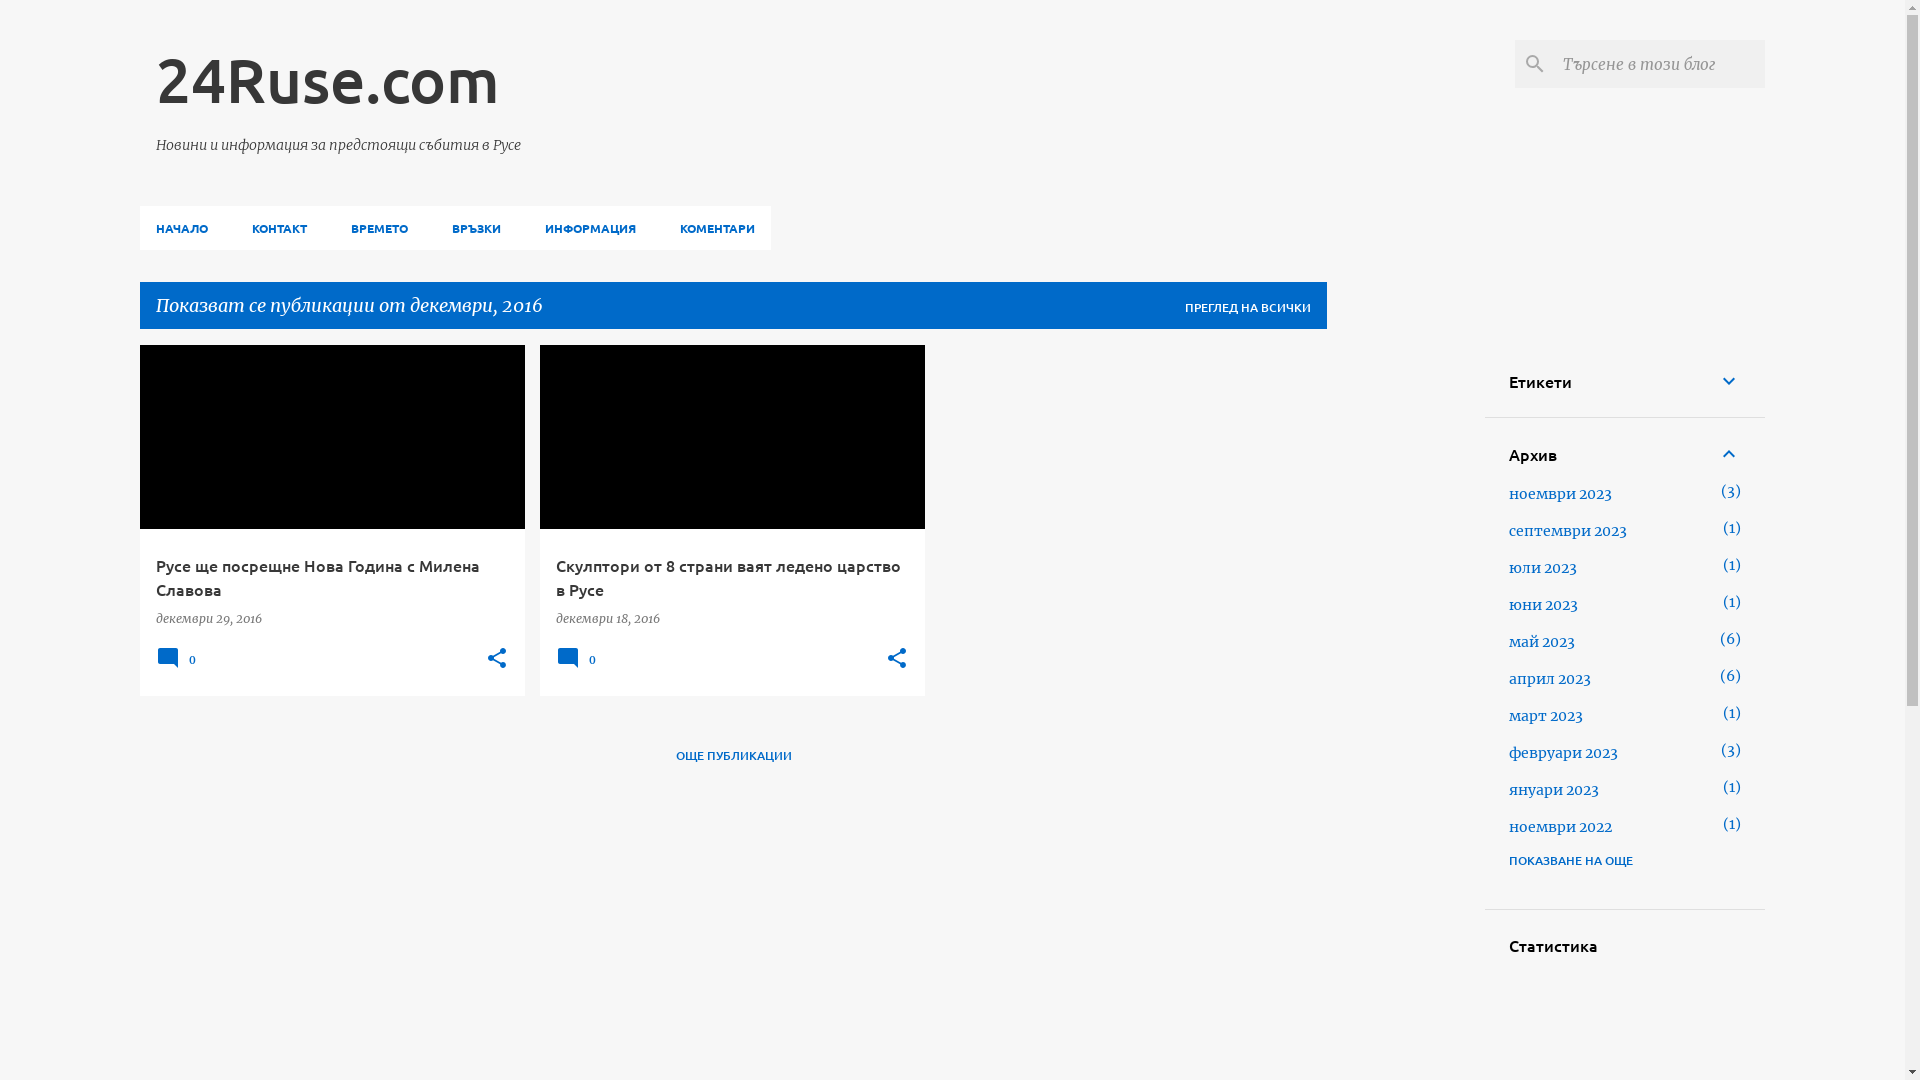 Image resolution: width=1920 pixels, height=1080 pixels. What do you see at coordinates (327, 77) in the screenshot?
I see `'24Ruse.com'` at bounding box center [327, 77].